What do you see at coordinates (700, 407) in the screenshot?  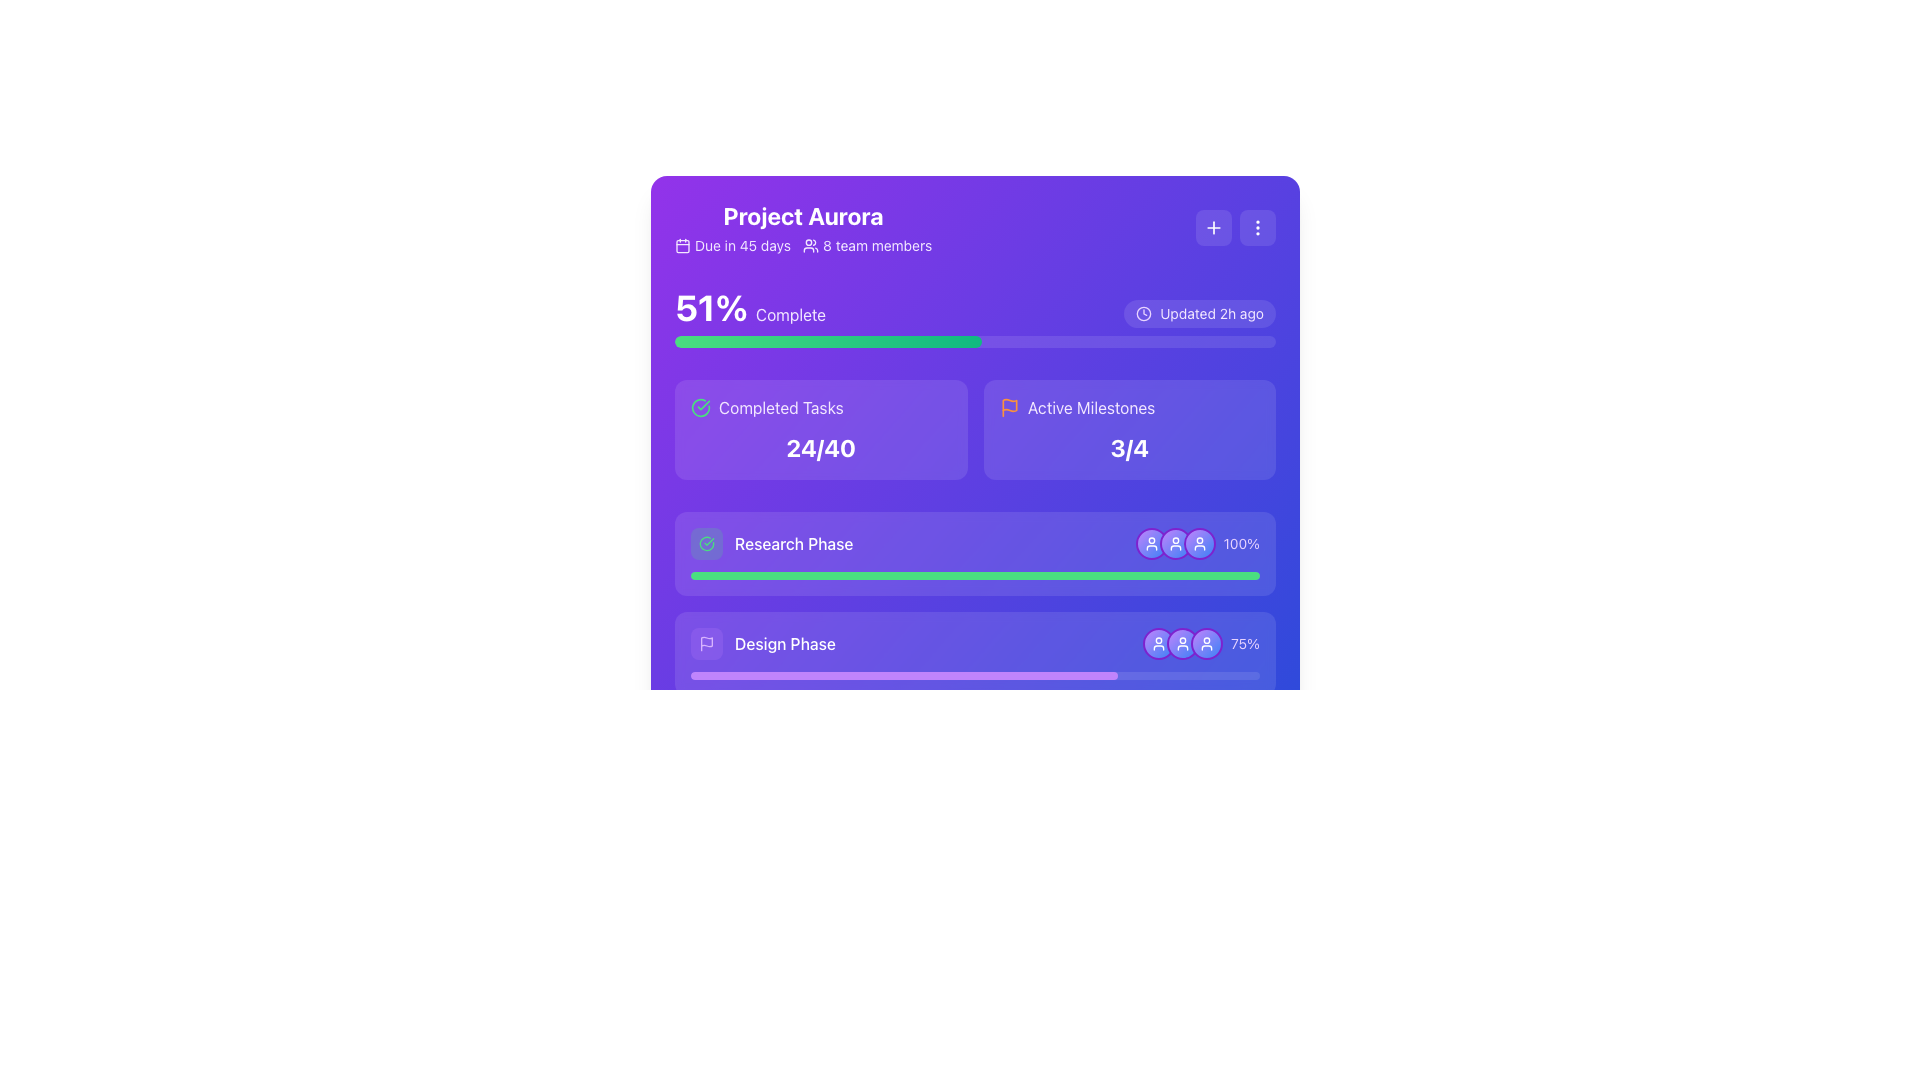 I see `the green circular icon with a checkmark that indicates completion, positioned to the left of the 'Completed Tasks' text in the purple card at the top section of the interface` at bounding box center [700, 407].